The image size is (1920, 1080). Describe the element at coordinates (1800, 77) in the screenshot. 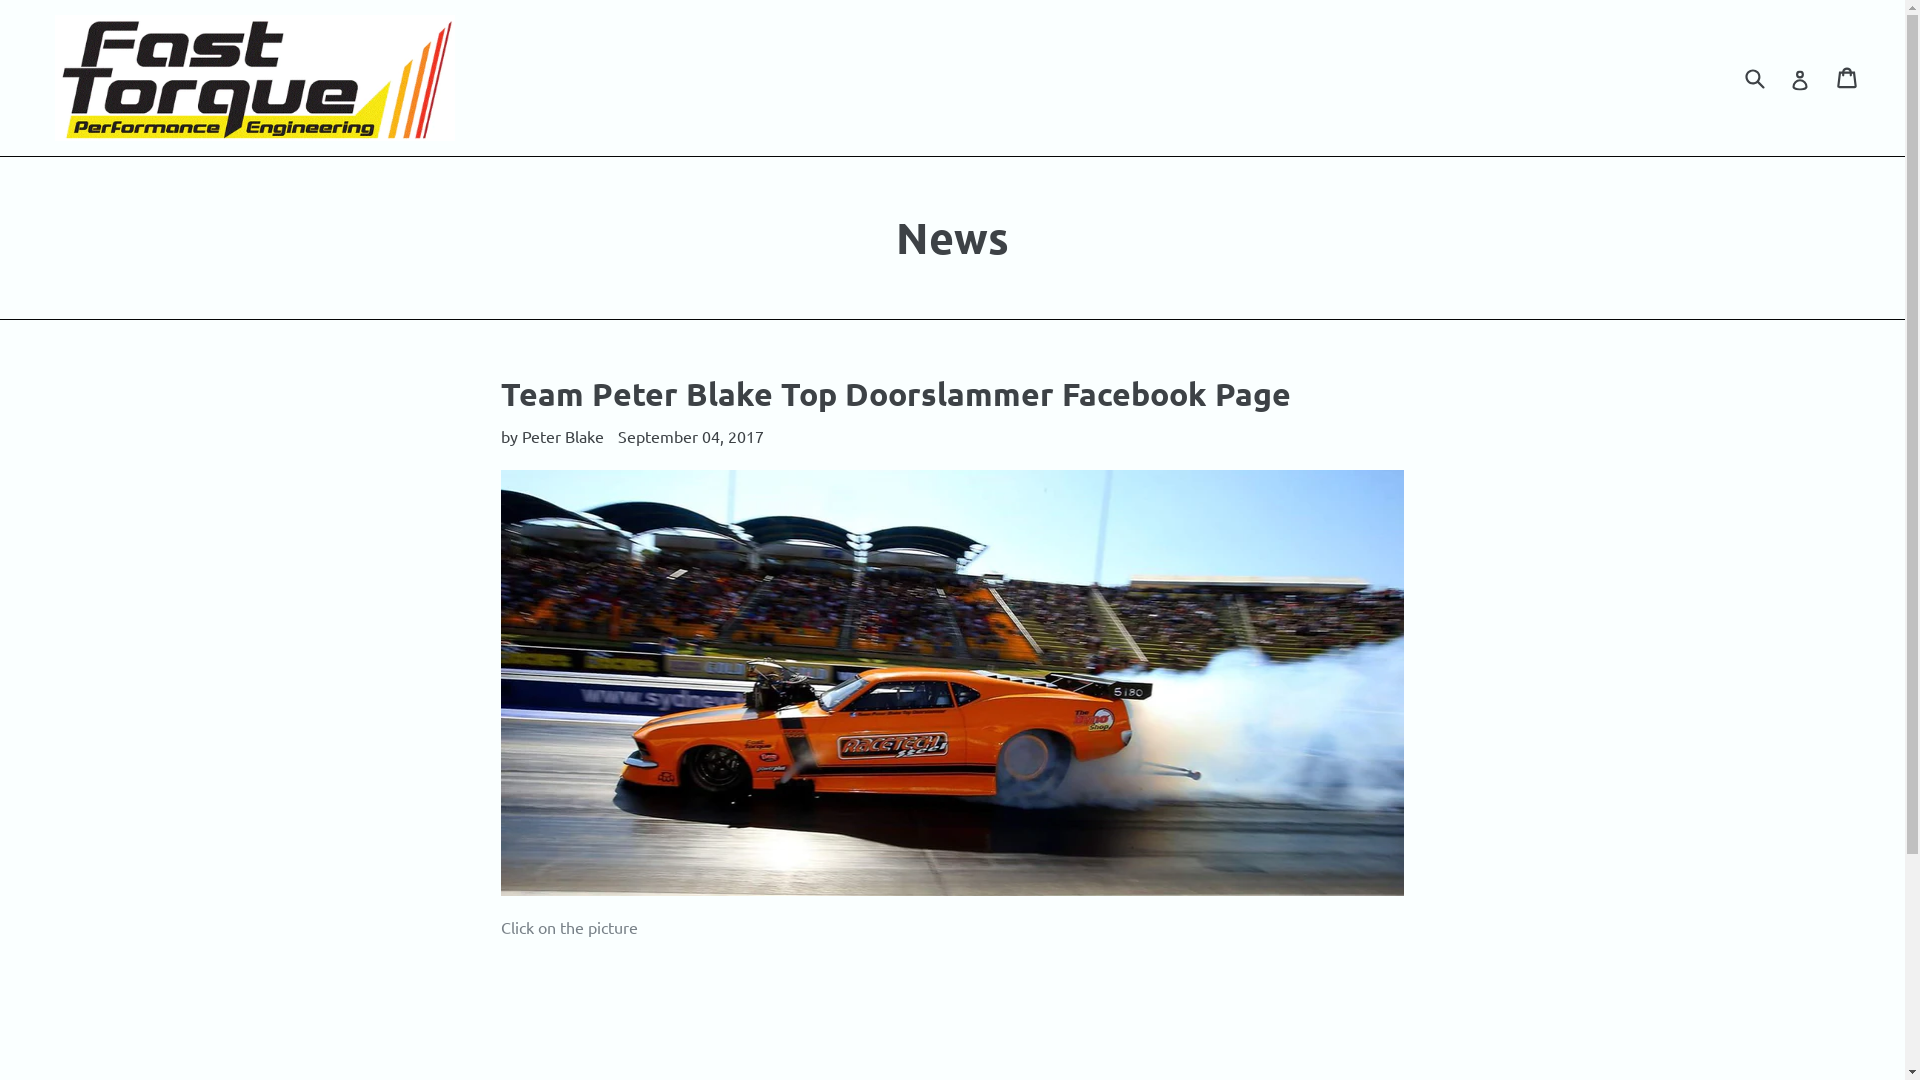

I see `'Log in'` at that location.